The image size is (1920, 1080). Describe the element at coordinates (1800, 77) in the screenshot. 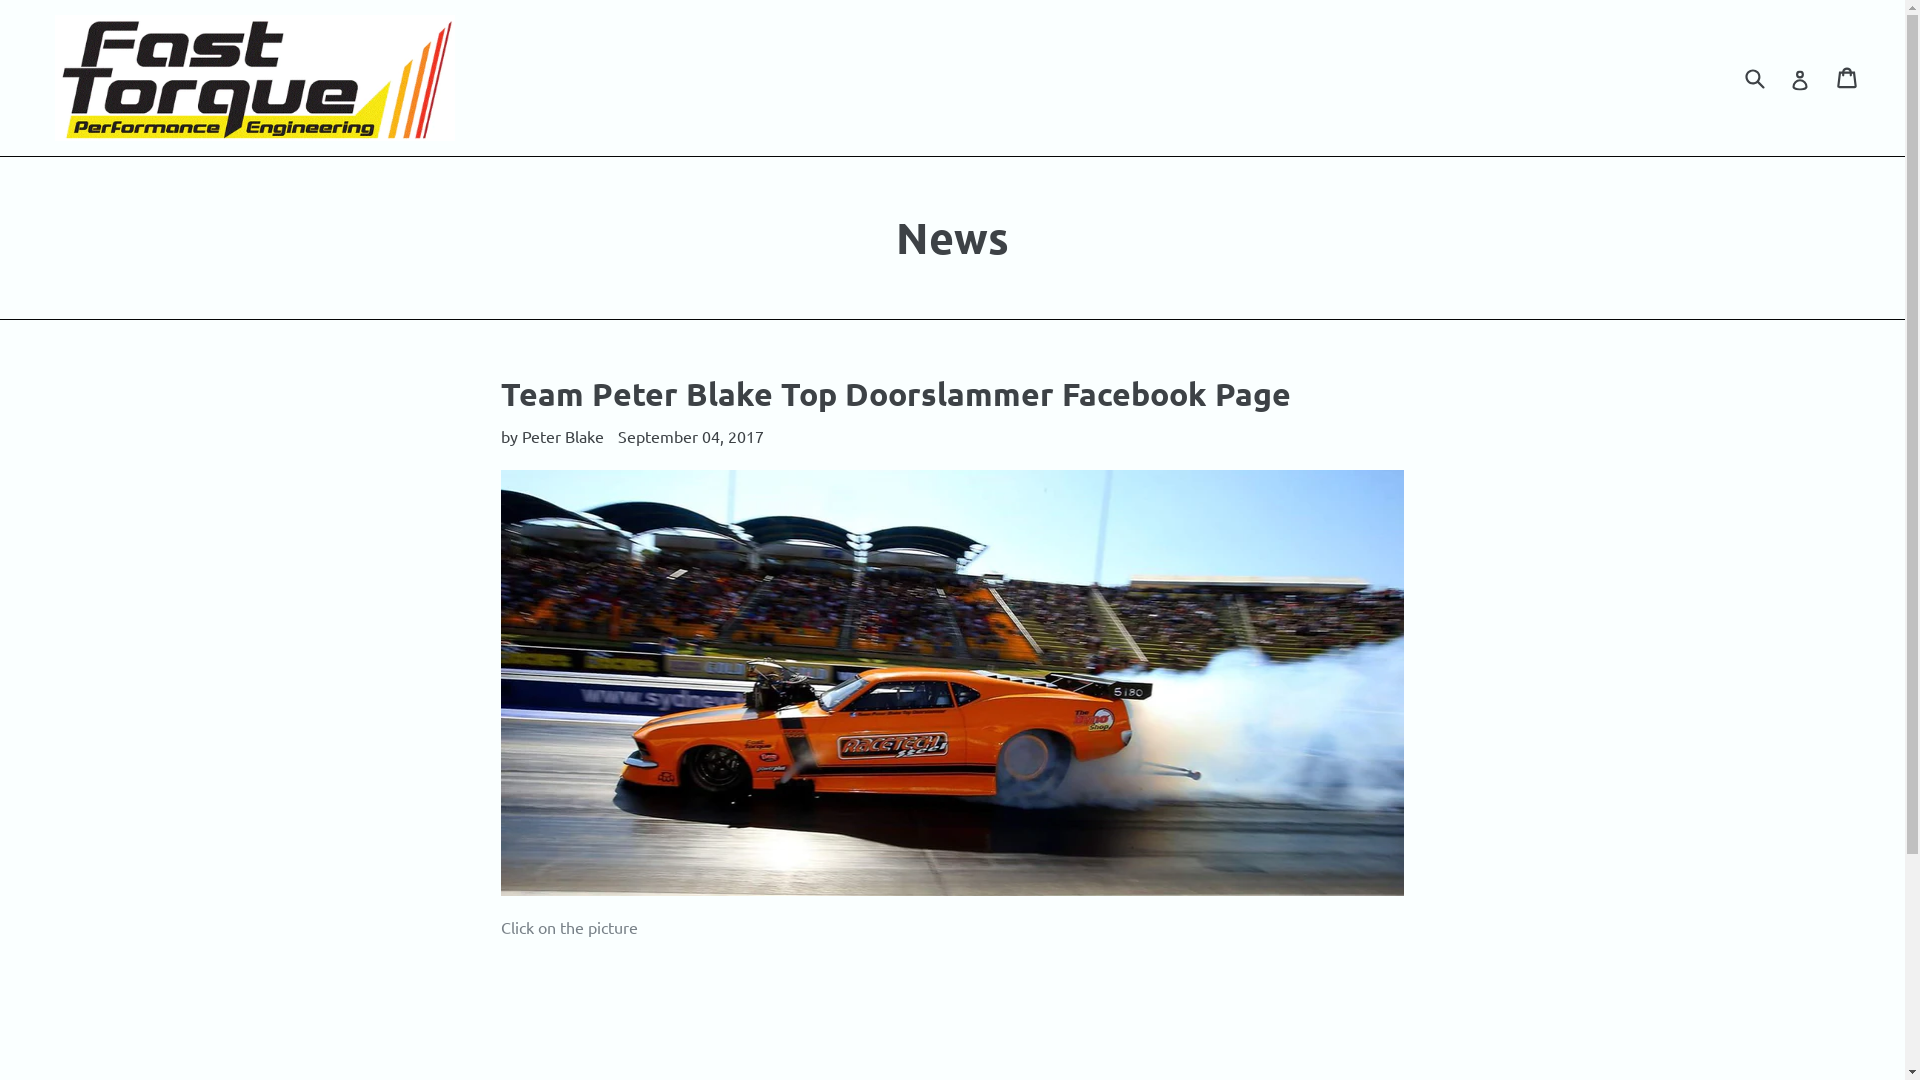

I see `'Log in'` at that location.